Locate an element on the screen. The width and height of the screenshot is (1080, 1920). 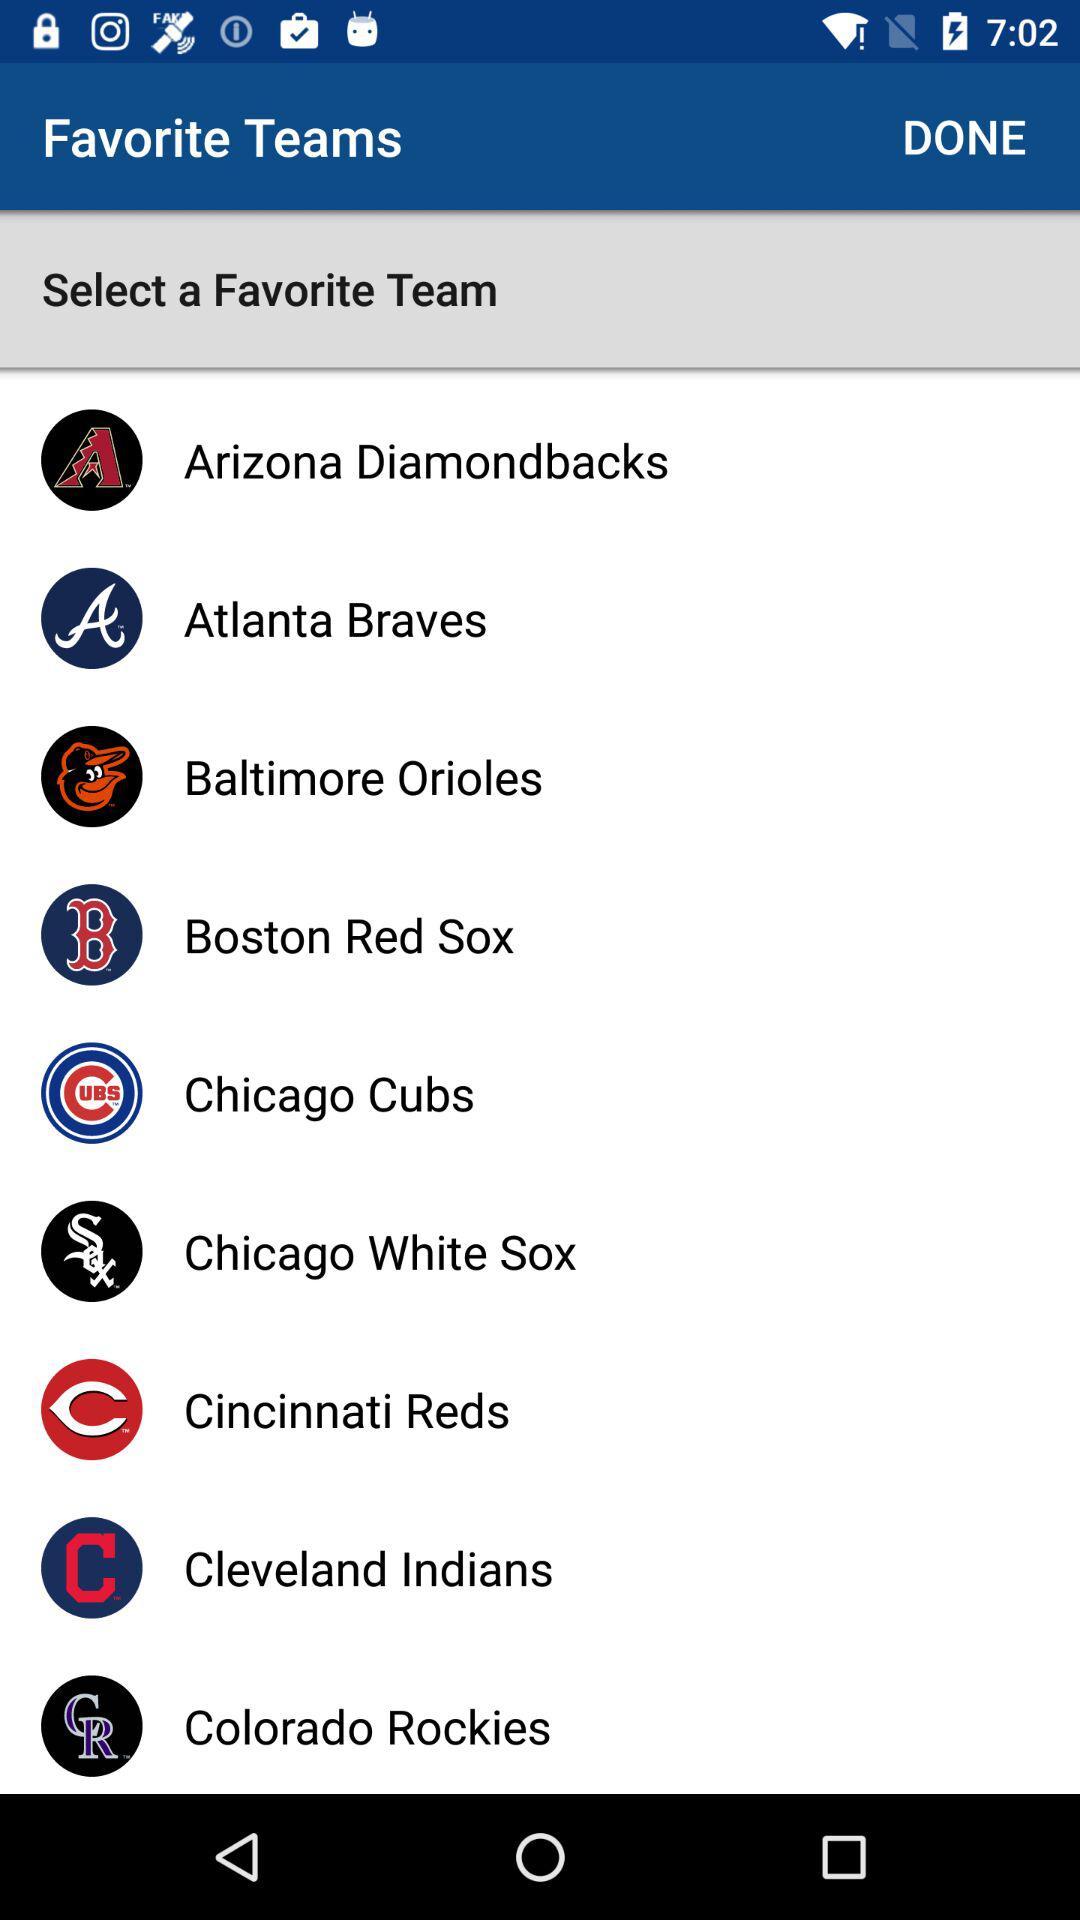
item at the top right corner is located at coordinates (963, 135).